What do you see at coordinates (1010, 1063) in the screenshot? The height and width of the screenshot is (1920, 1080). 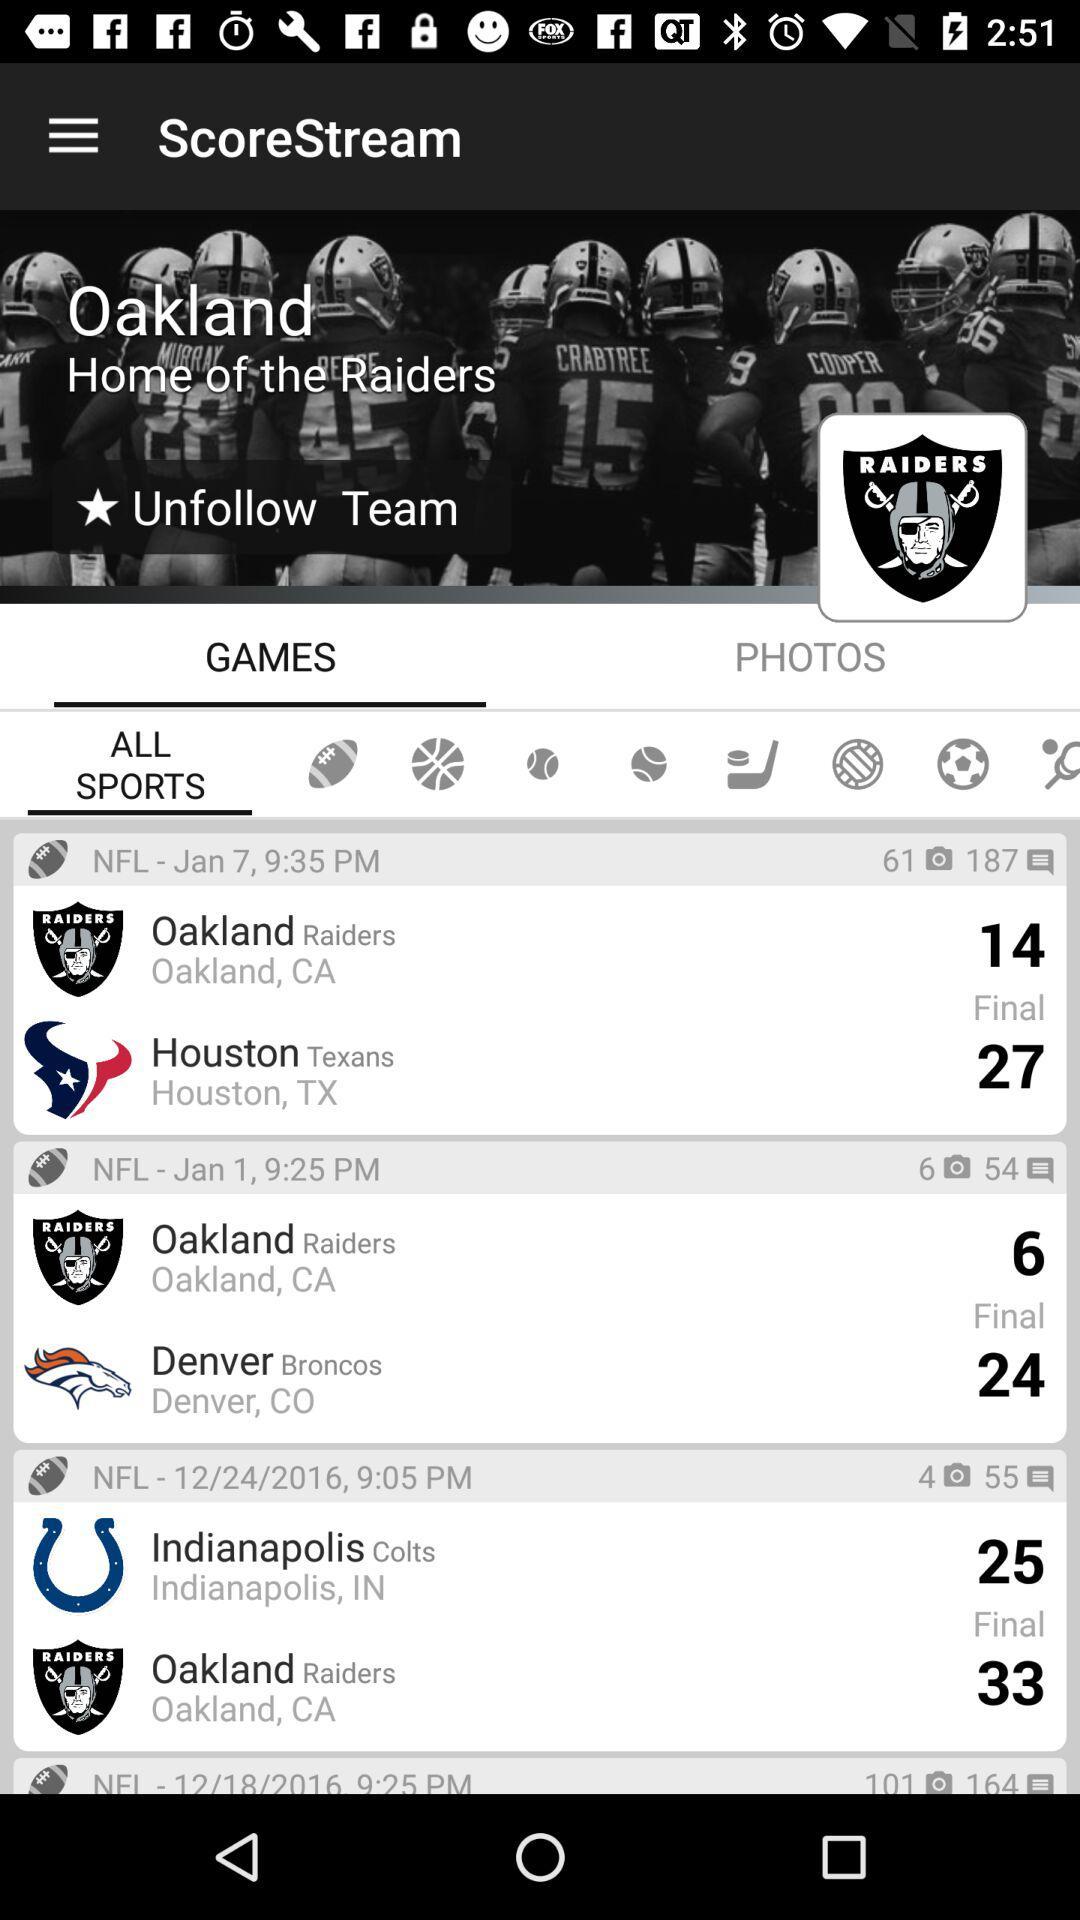 I see `the 27` at bounding box center [1010, 1063].